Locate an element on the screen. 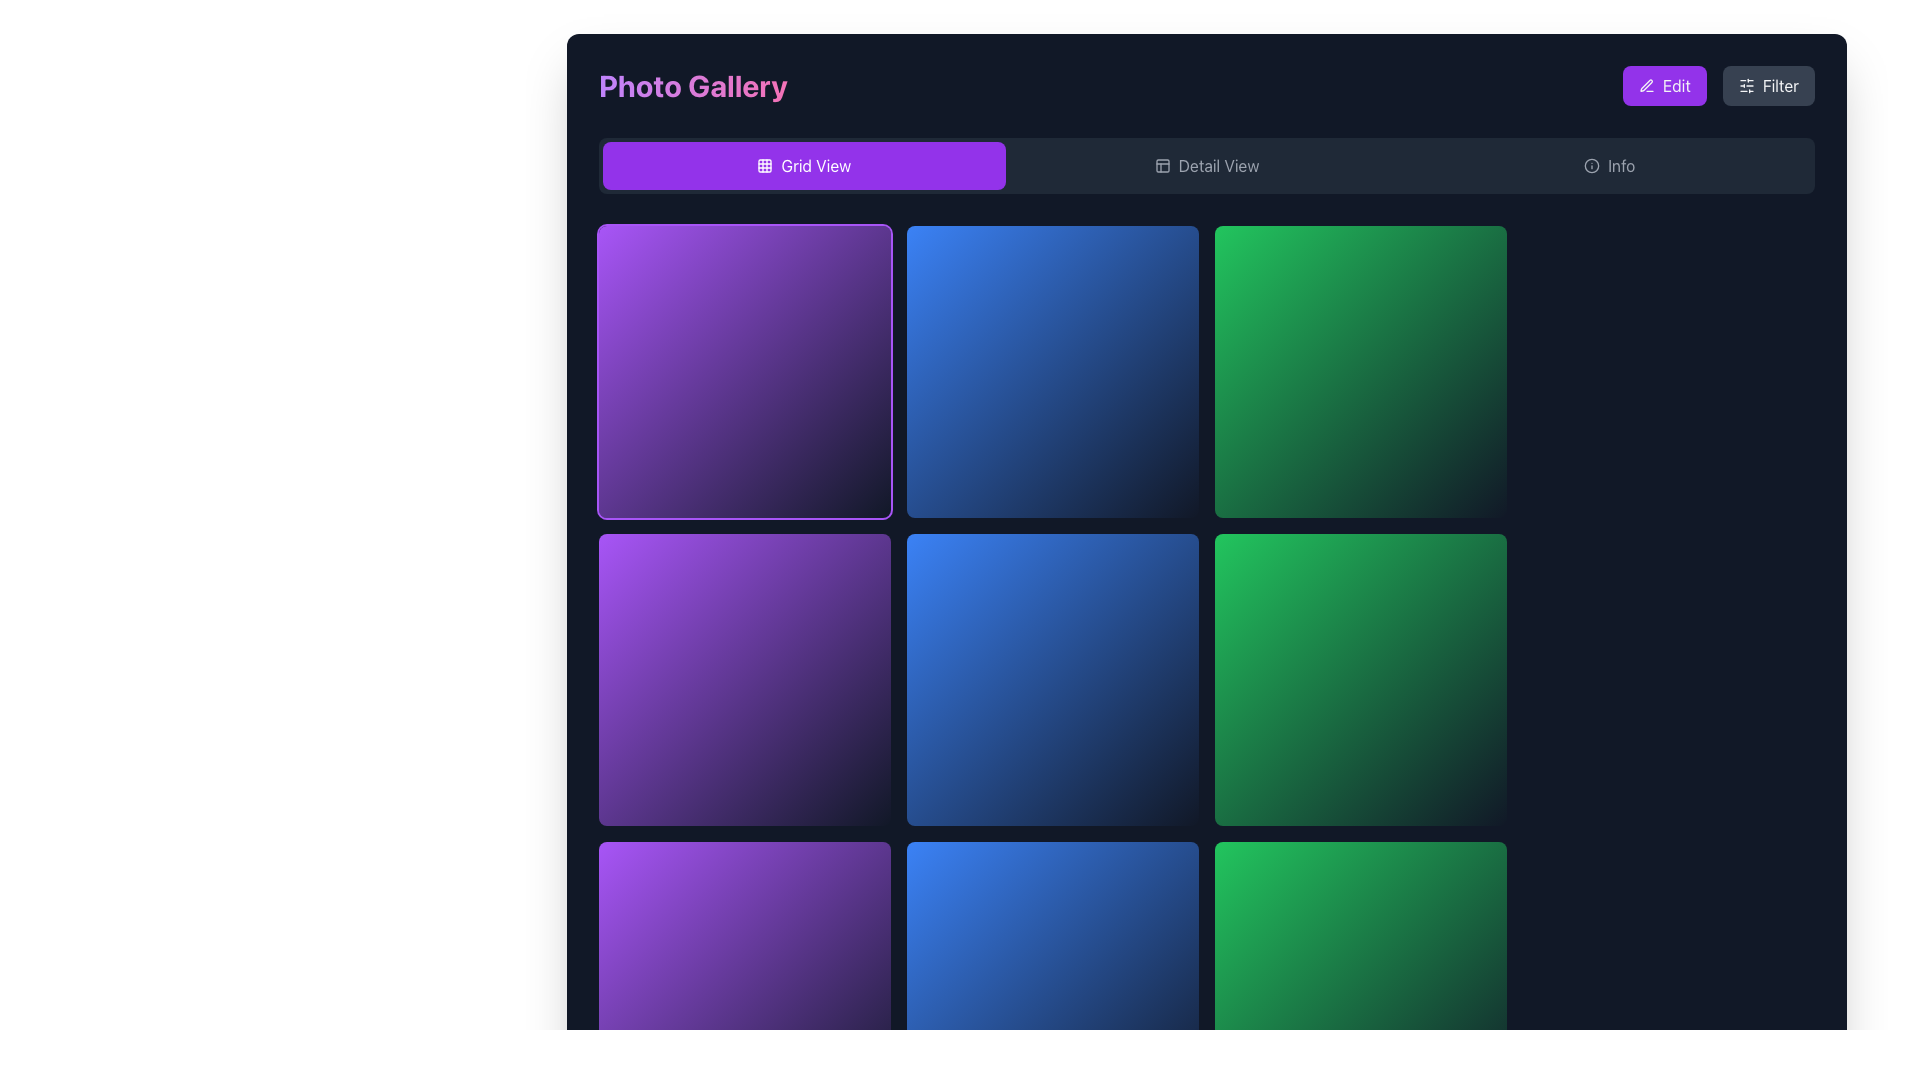  the interactive visual grid tile located in the second column of the third row is located at coordinates (1051, 678).